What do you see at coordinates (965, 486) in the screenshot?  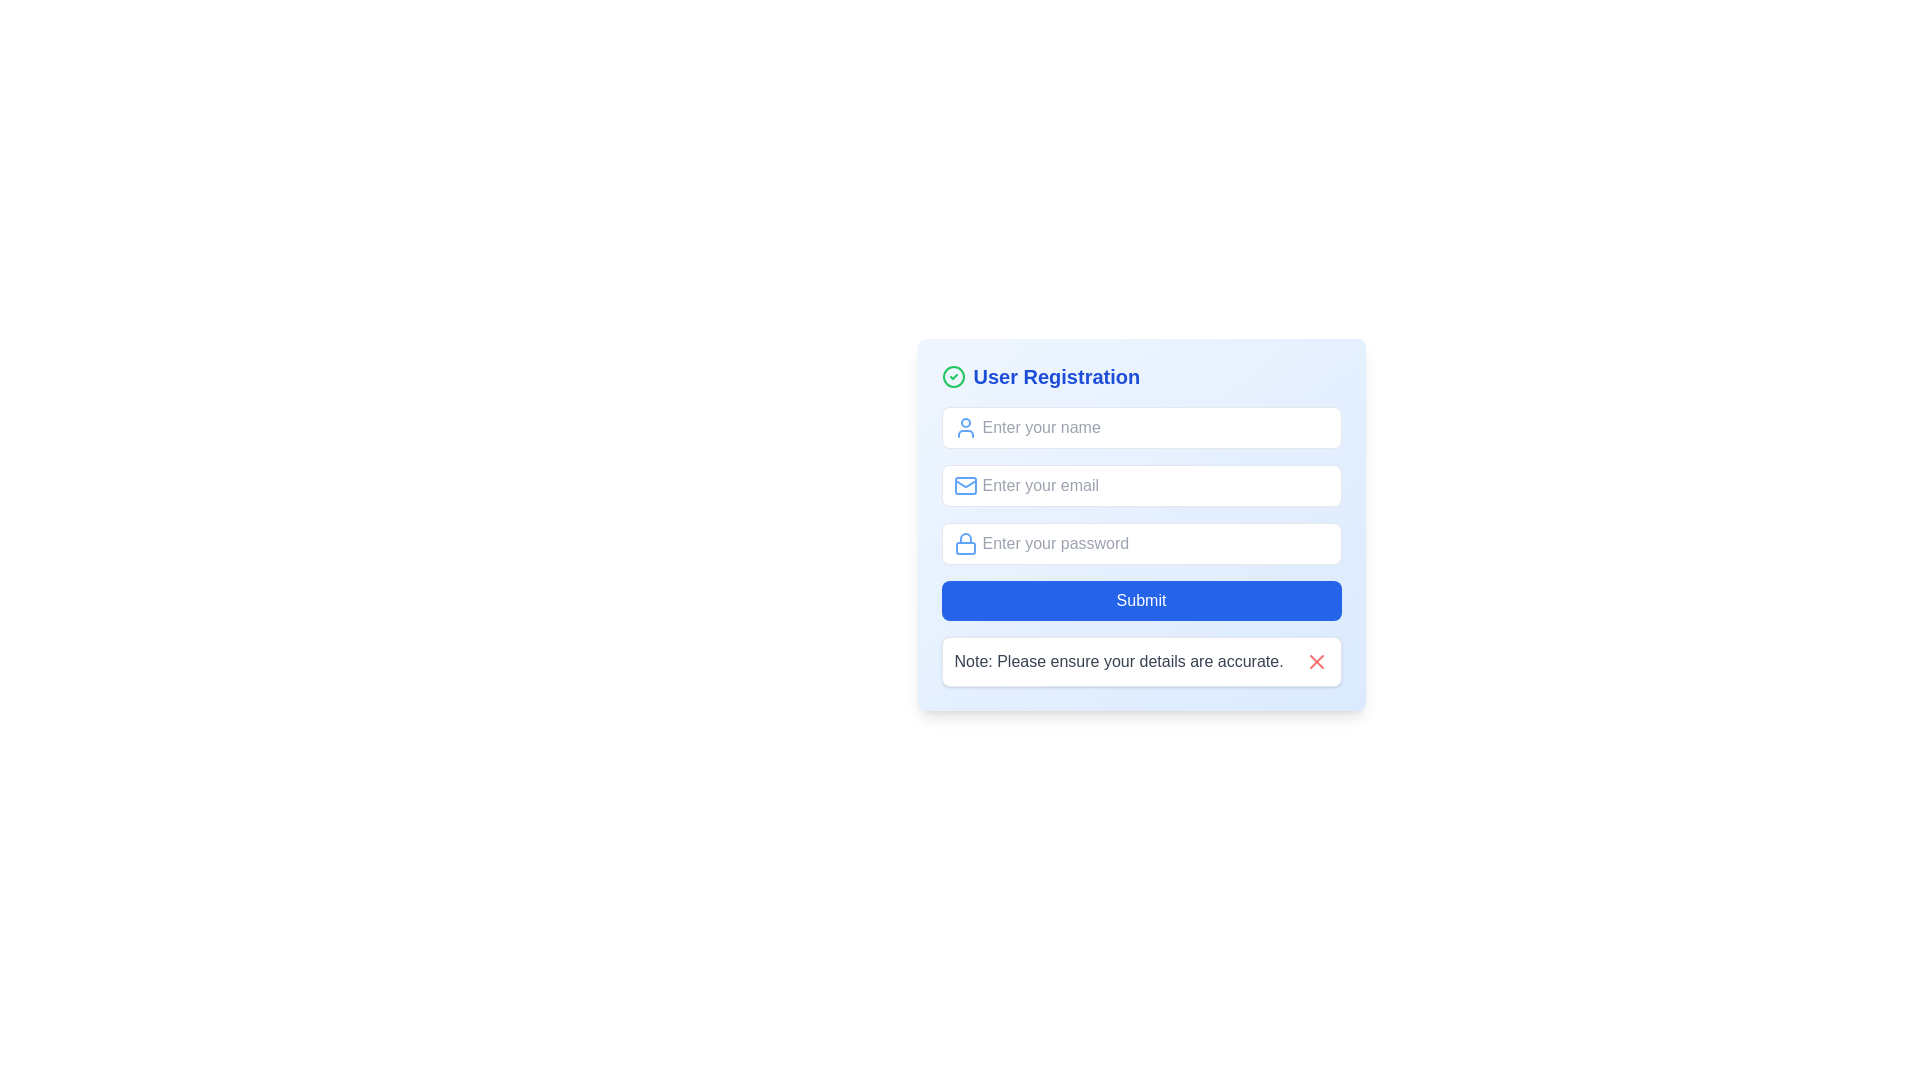 I see `the envelope icon represented by the SVG rectangle shape, located to the left of the email input field, for visual confirmation` at bounding box center [965, 486].